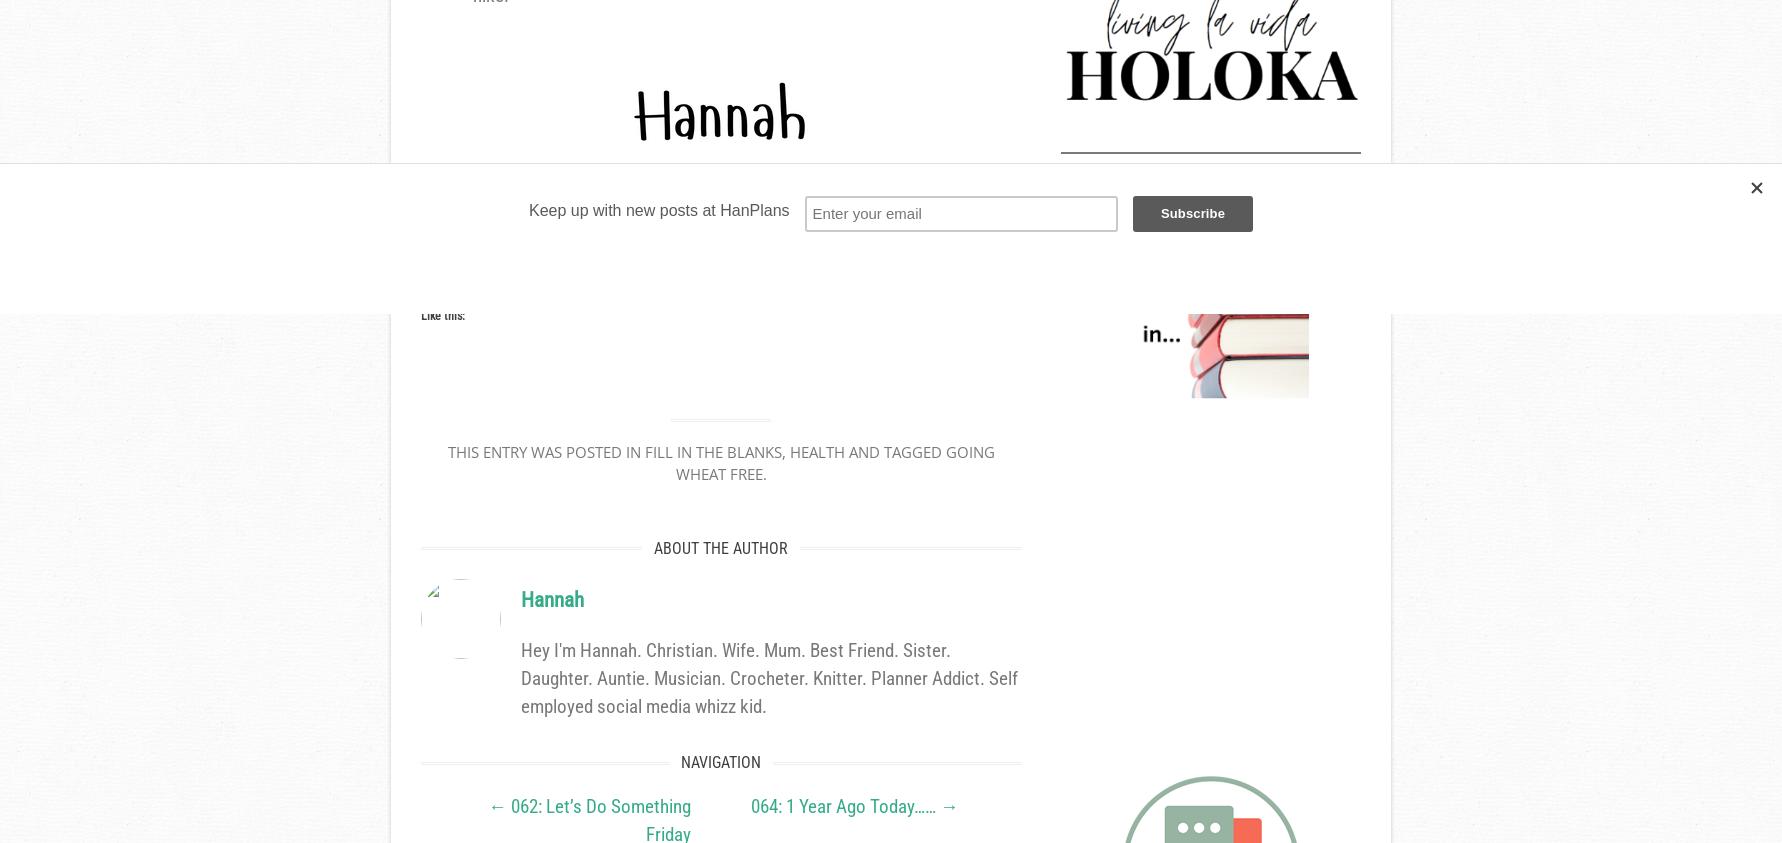  Describe the element at coordinates (461, 215) in the screenshot. I see `'Sharing is Caring'` at that location.